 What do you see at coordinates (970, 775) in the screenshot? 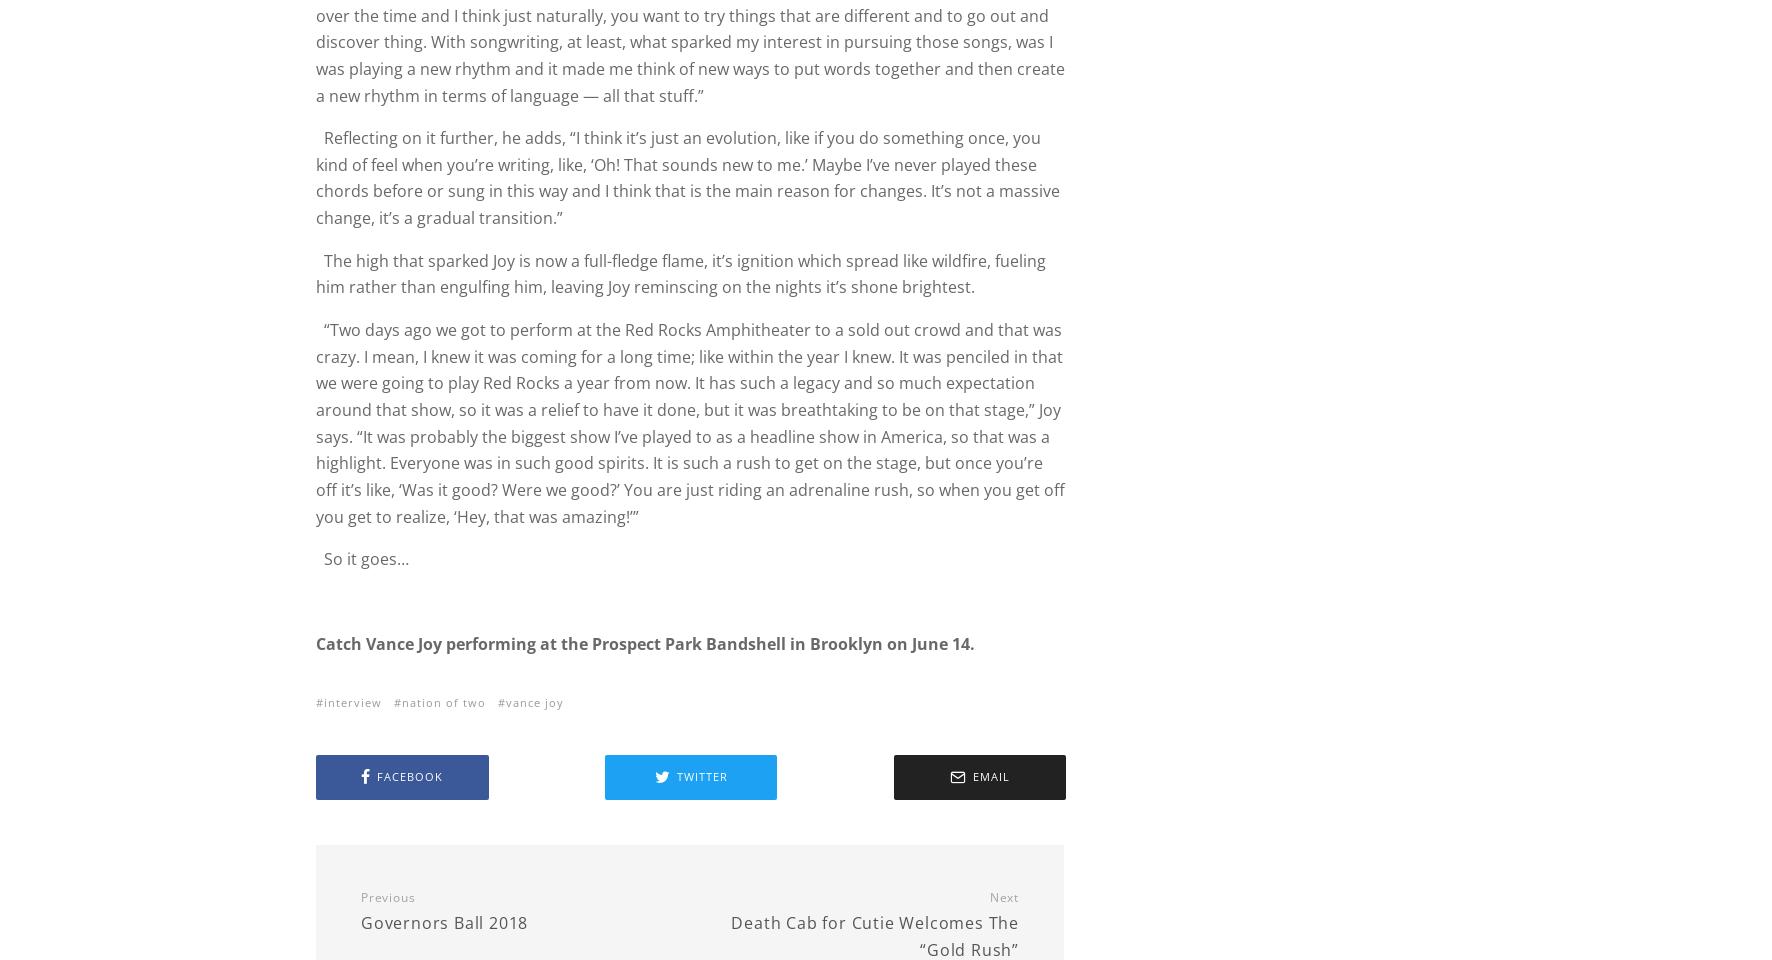
I see `'Email'` at bounding box center [970, 775].